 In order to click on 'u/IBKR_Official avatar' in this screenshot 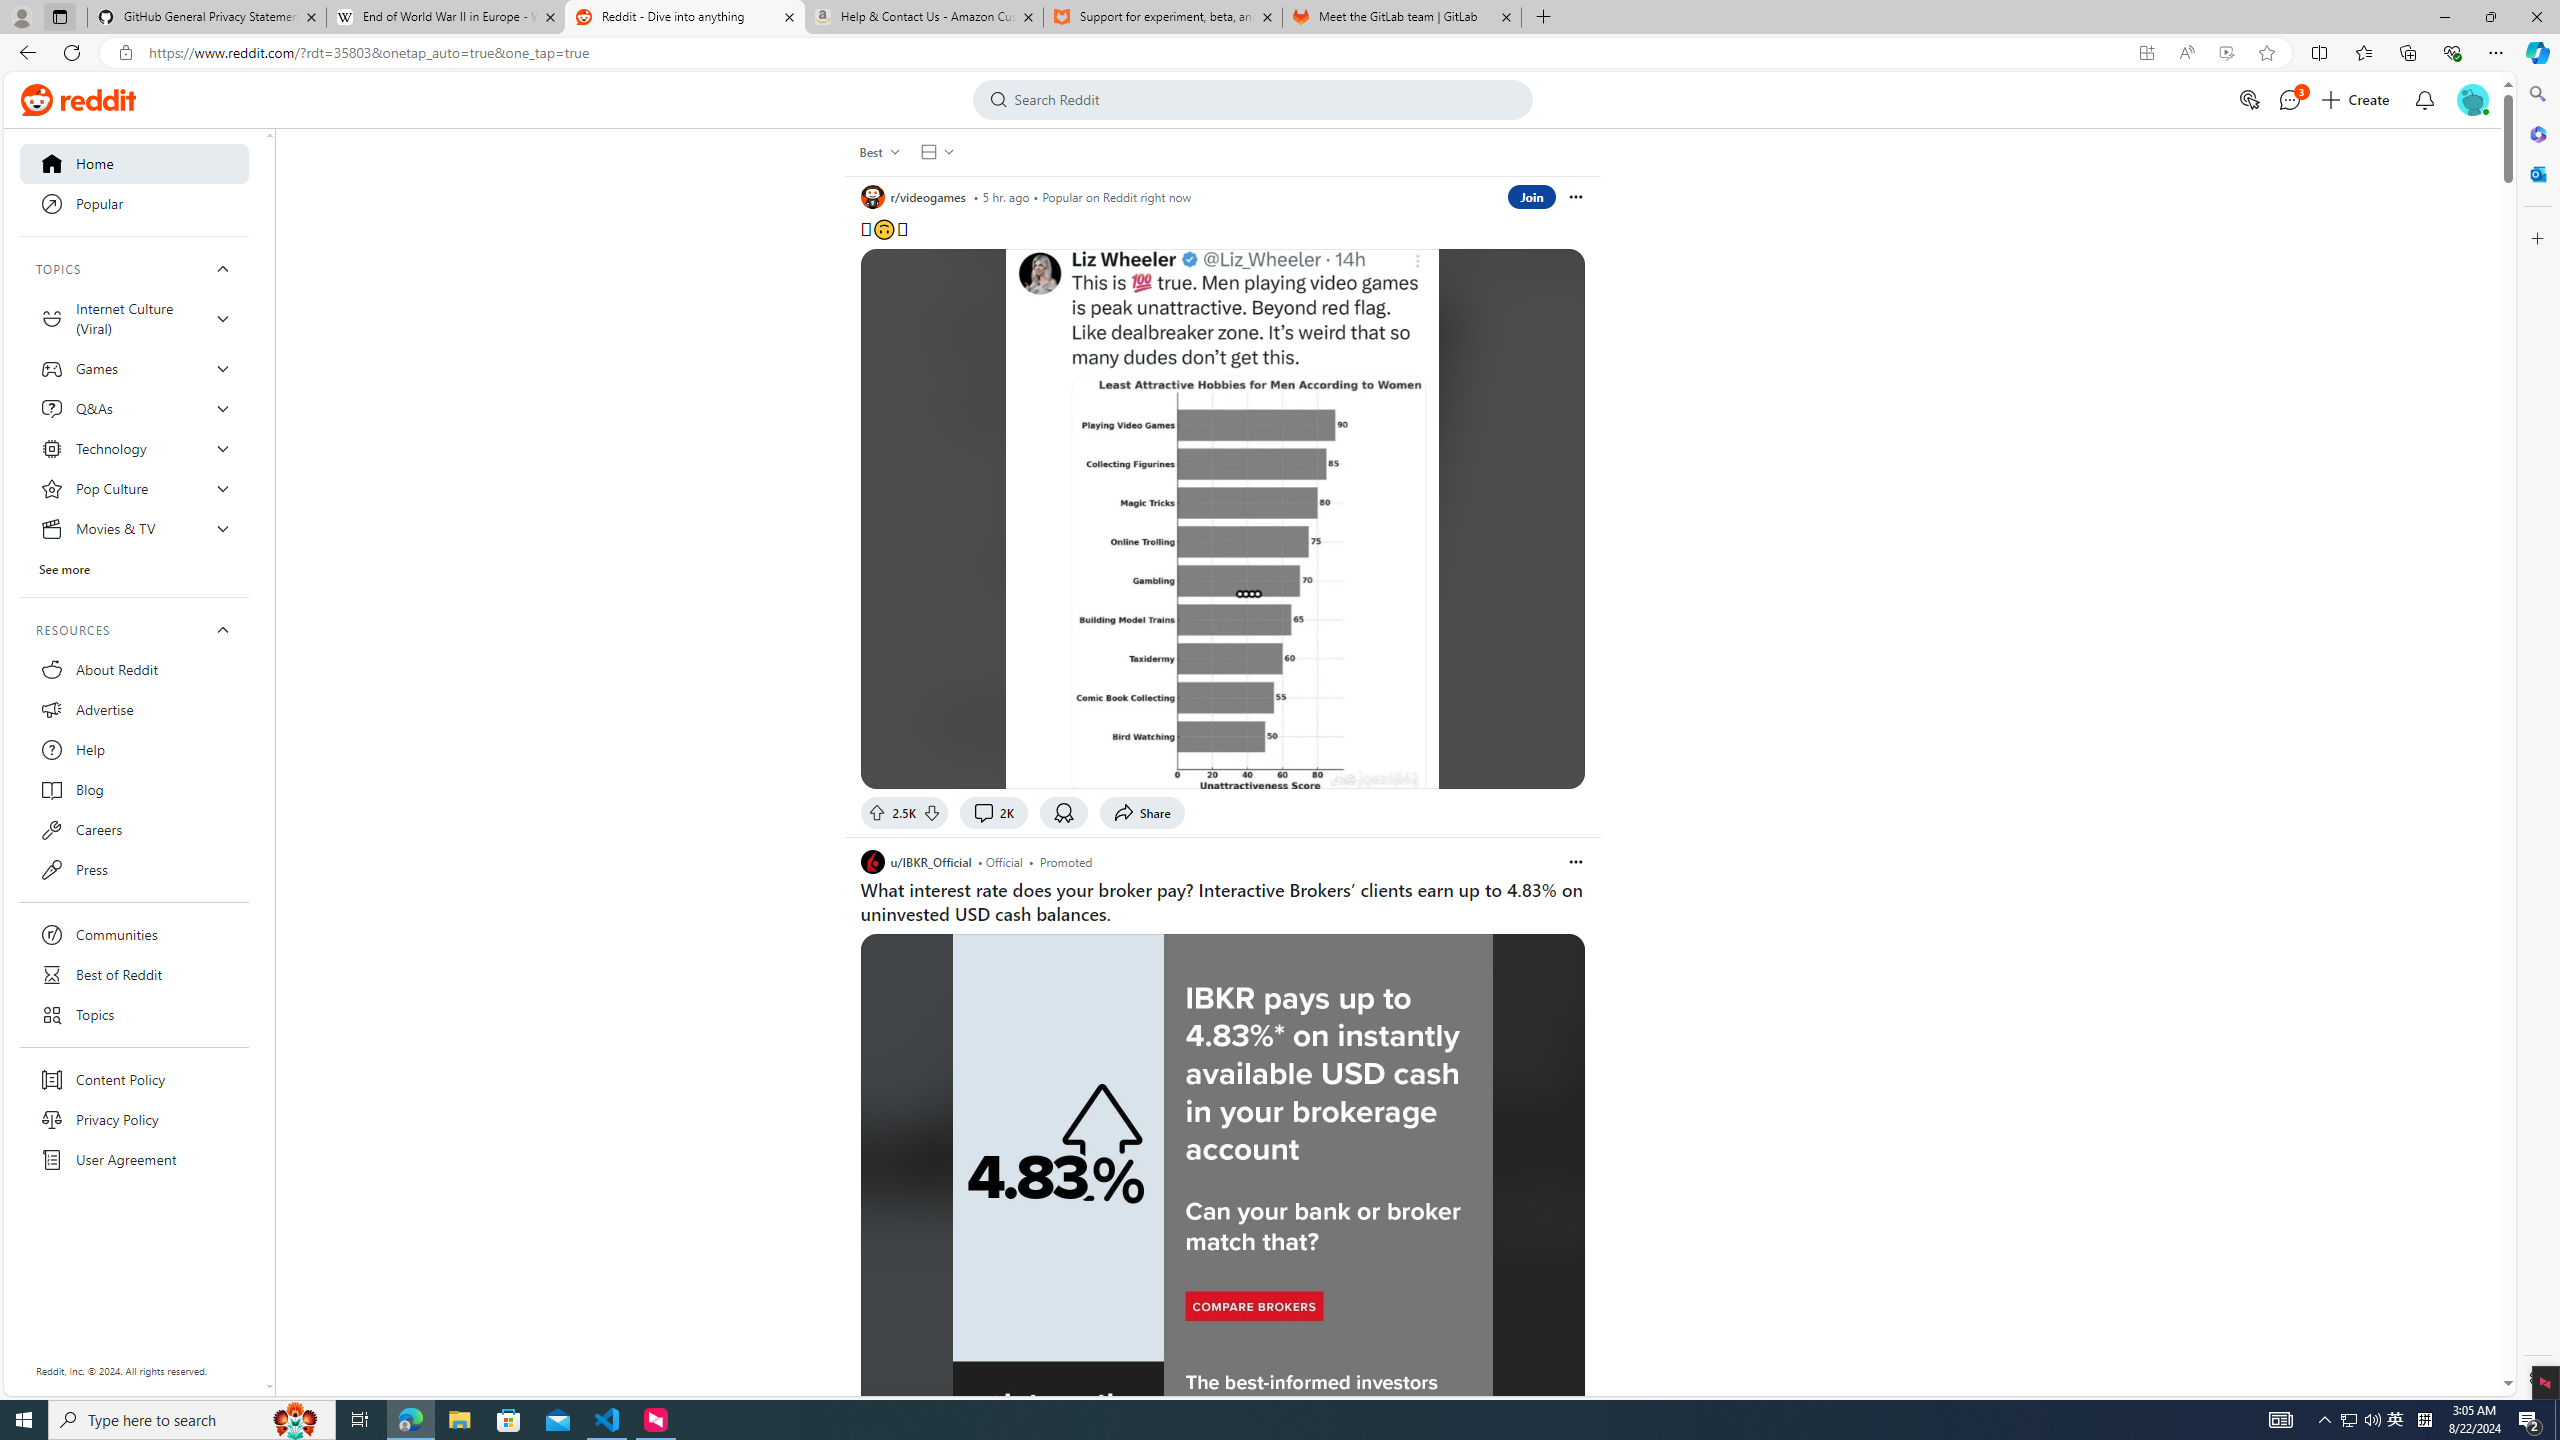, I will do `click(872, 861)`.